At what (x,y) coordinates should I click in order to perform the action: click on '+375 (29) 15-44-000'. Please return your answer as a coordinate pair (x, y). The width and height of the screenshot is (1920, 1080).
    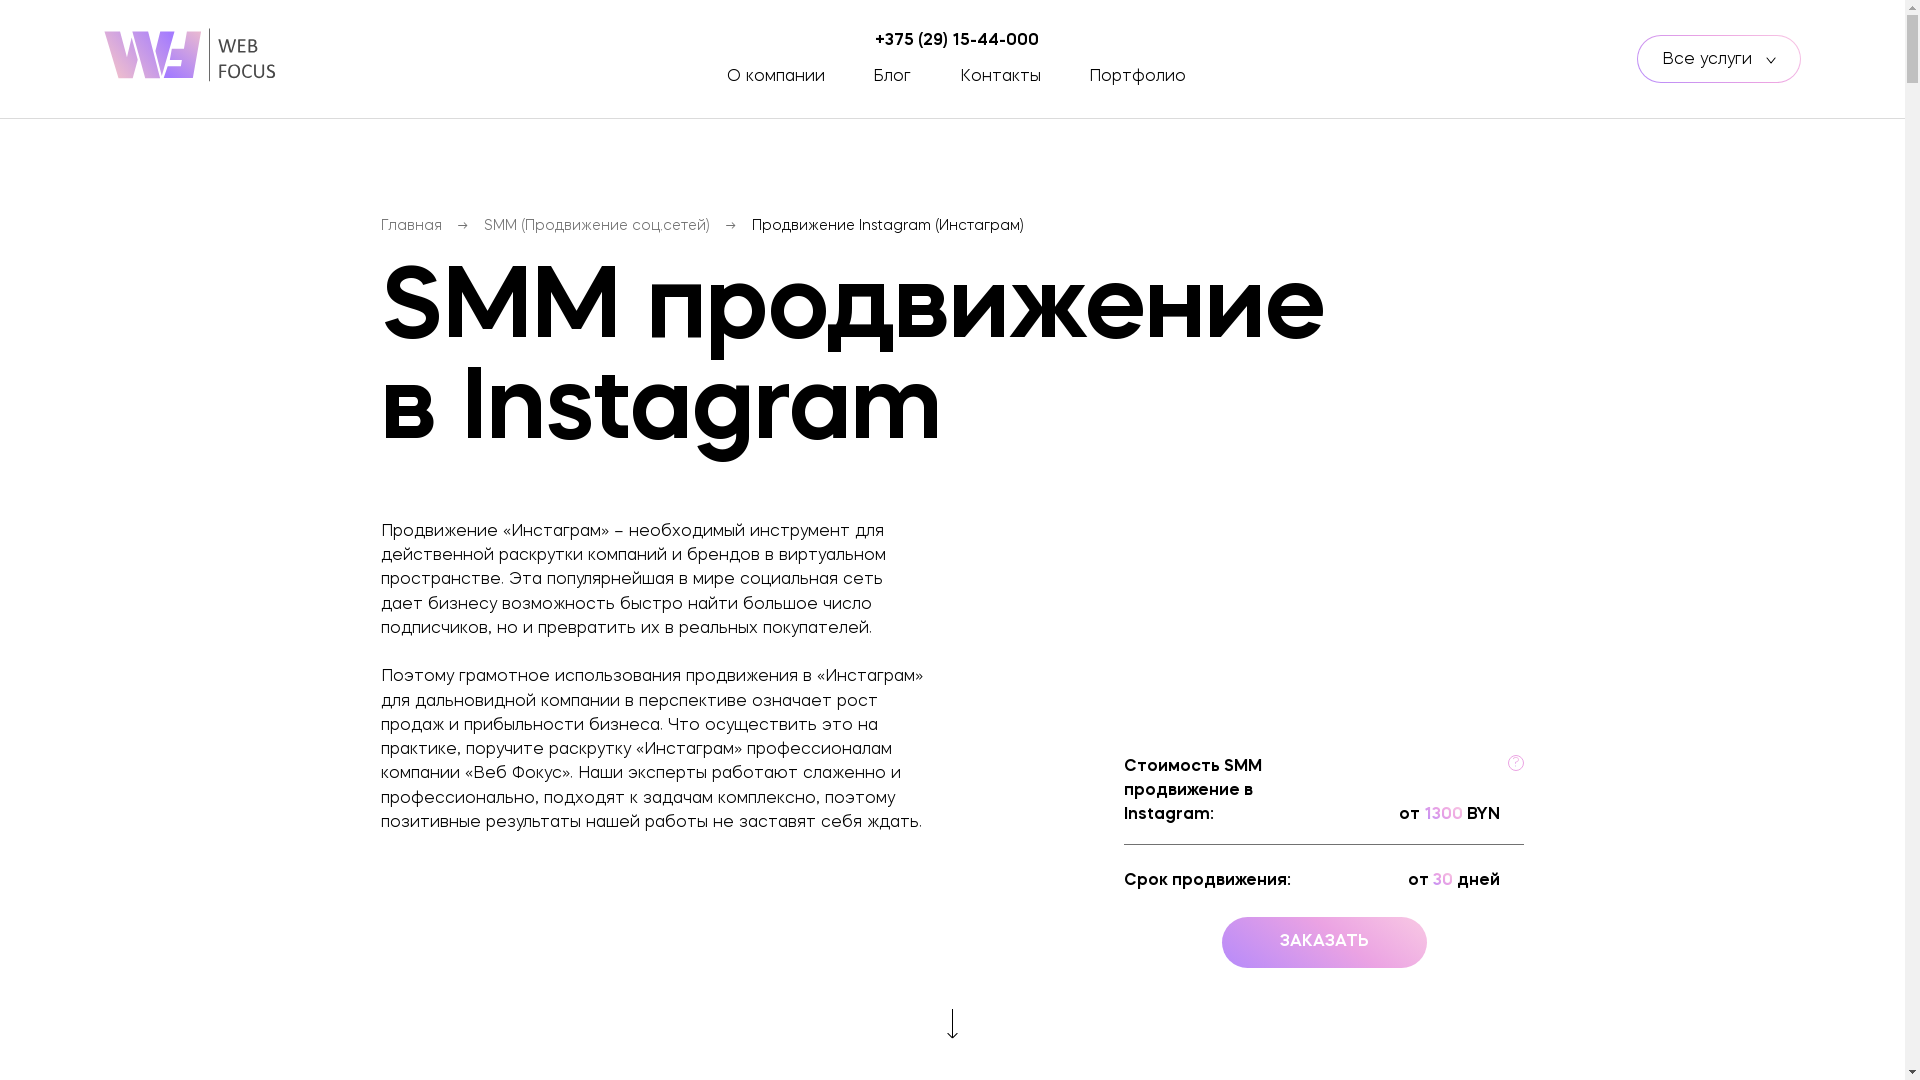
    Looking at the image, I should click on (955, 41).